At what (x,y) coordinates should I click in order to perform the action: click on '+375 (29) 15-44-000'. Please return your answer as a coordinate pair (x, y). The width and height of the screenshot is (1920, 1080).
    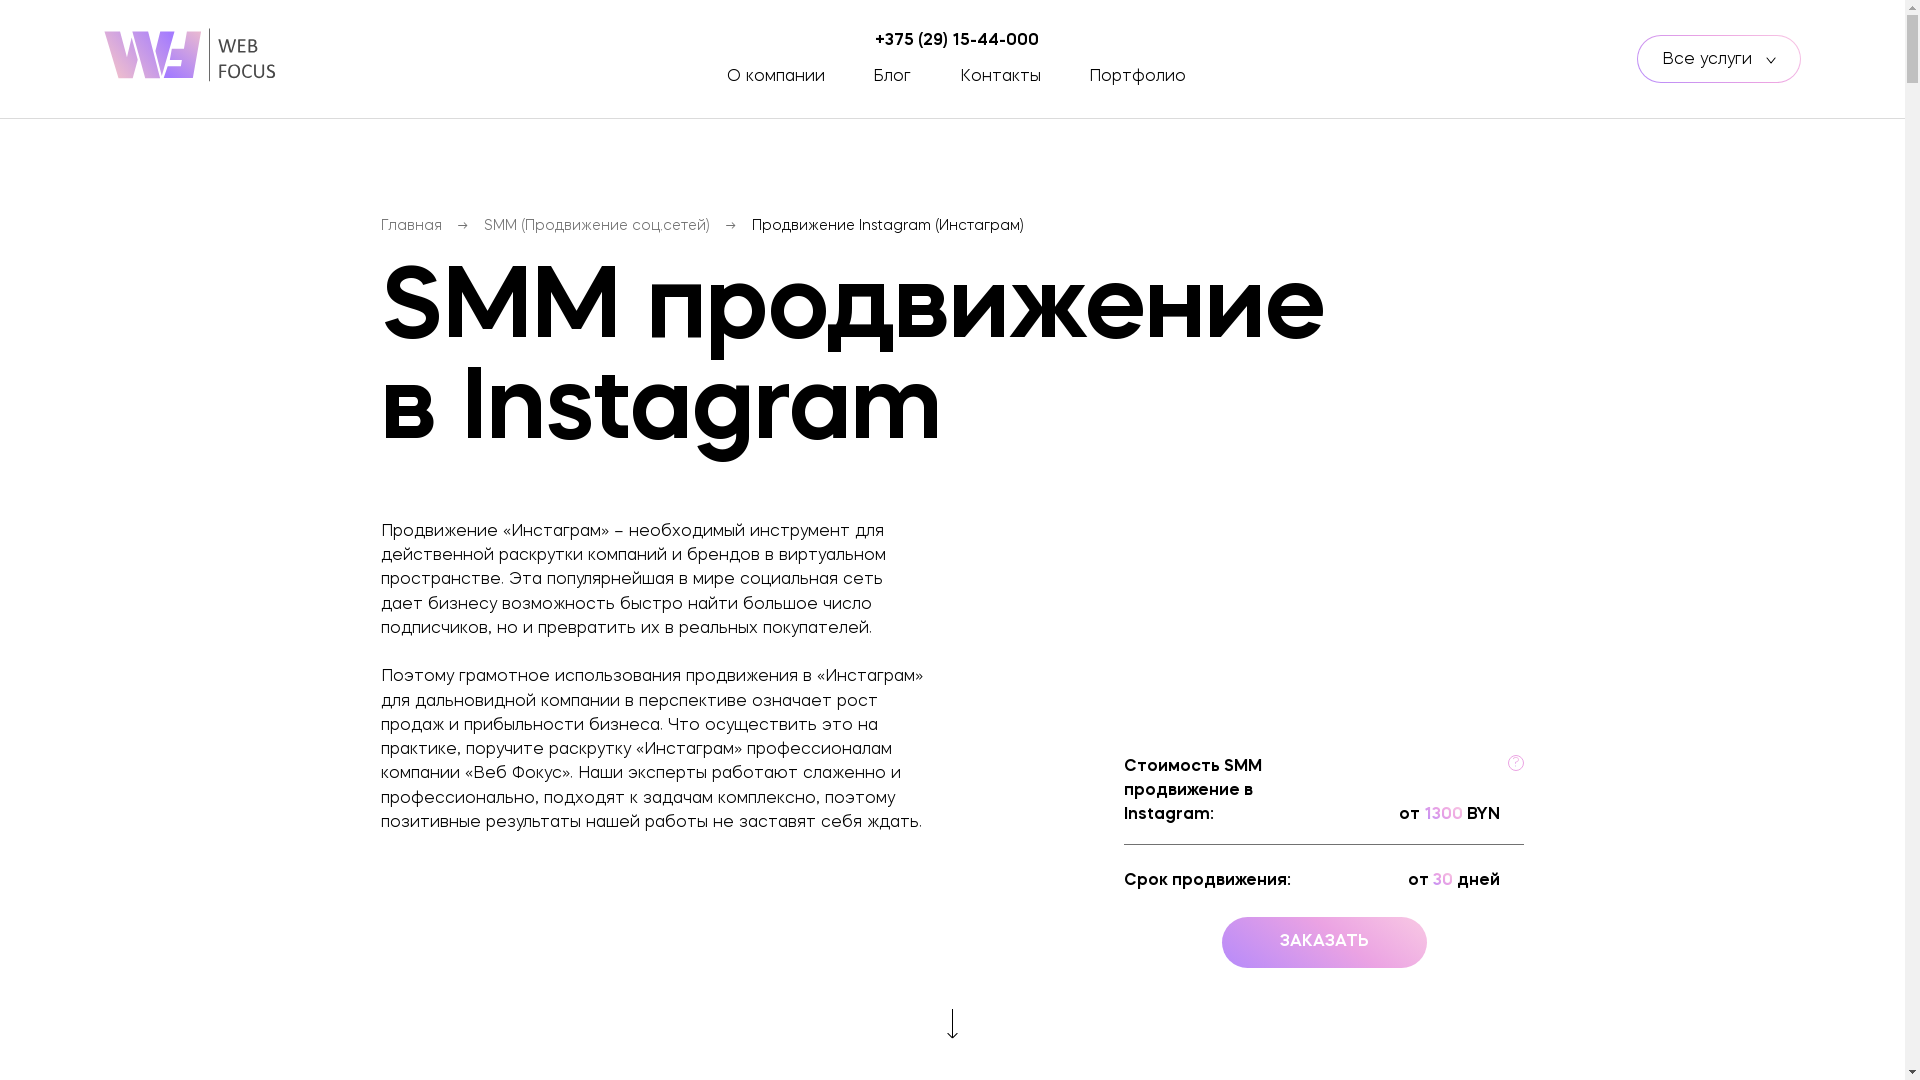
    Looking at the image, I should click on (955, 41).